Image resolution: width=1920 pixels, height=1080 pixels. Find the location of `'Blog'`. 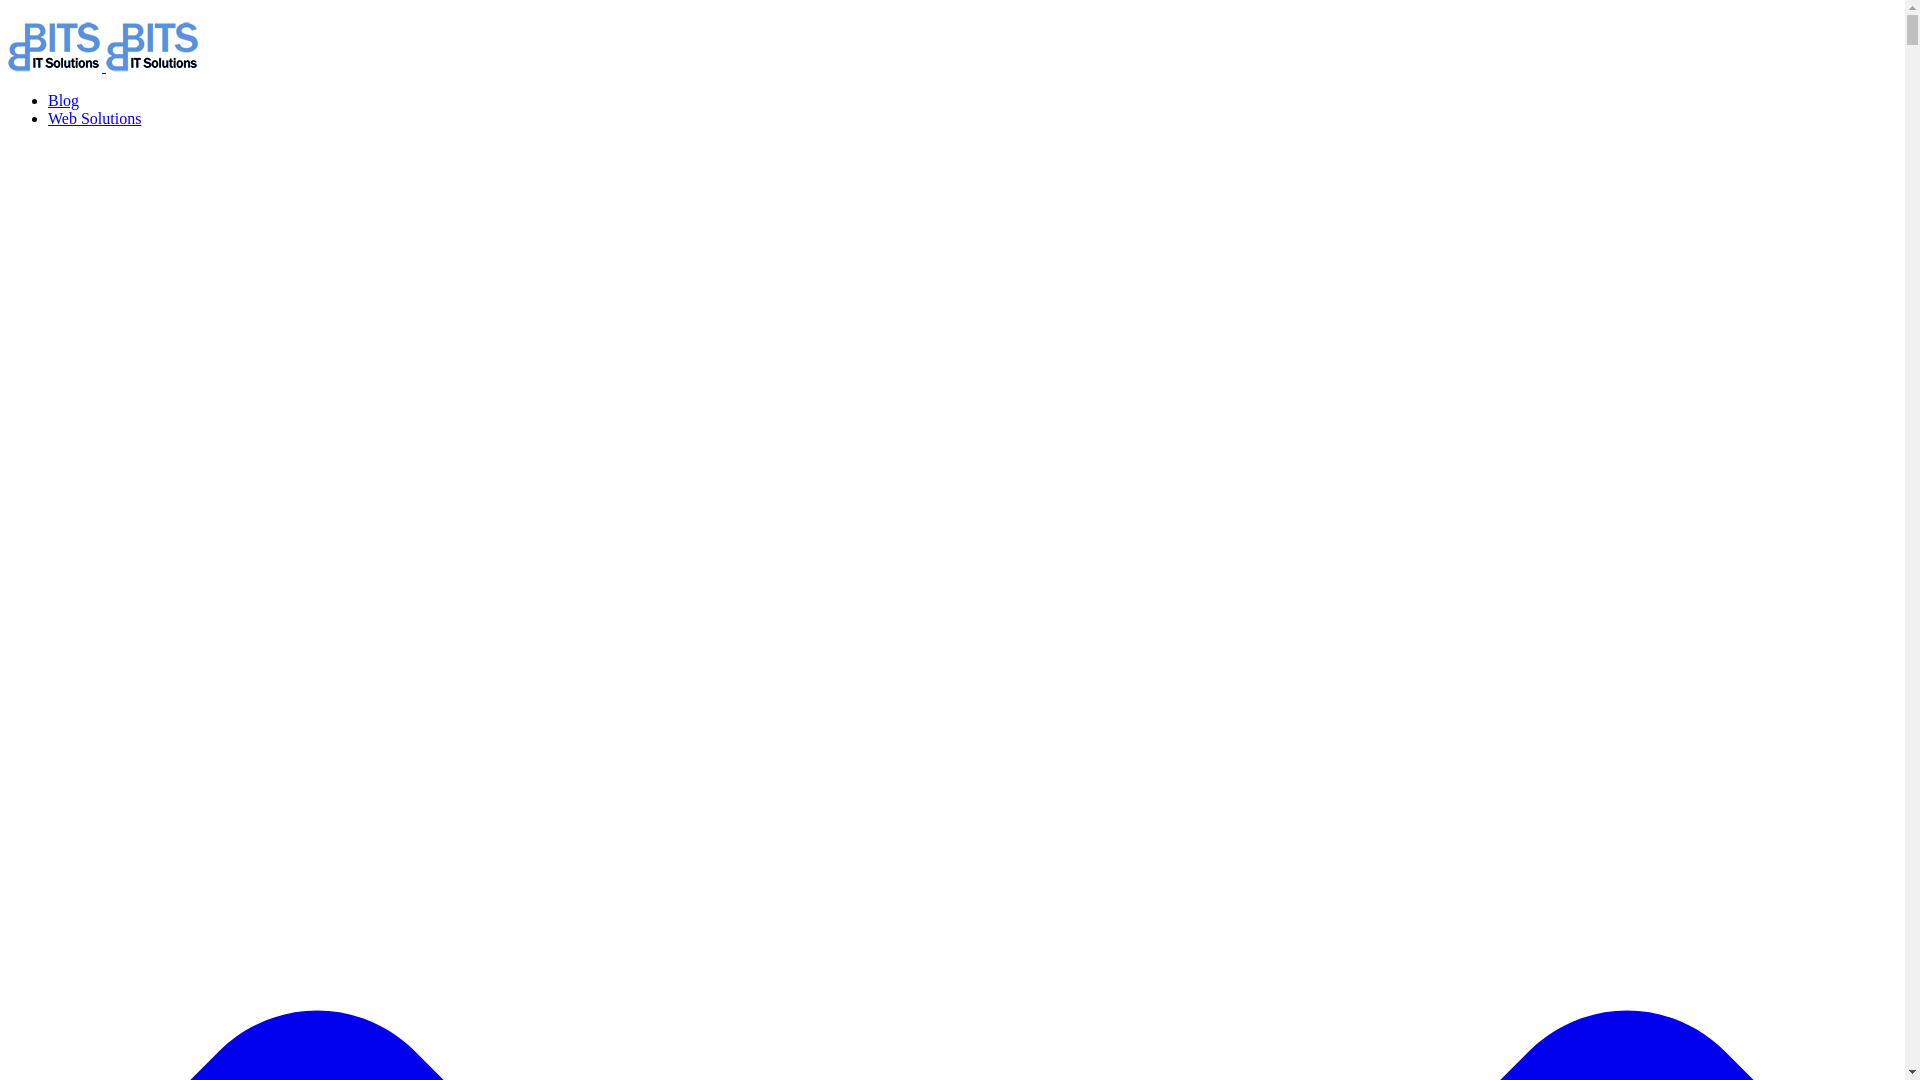

'Blog' is located at coordinates (63, 100).